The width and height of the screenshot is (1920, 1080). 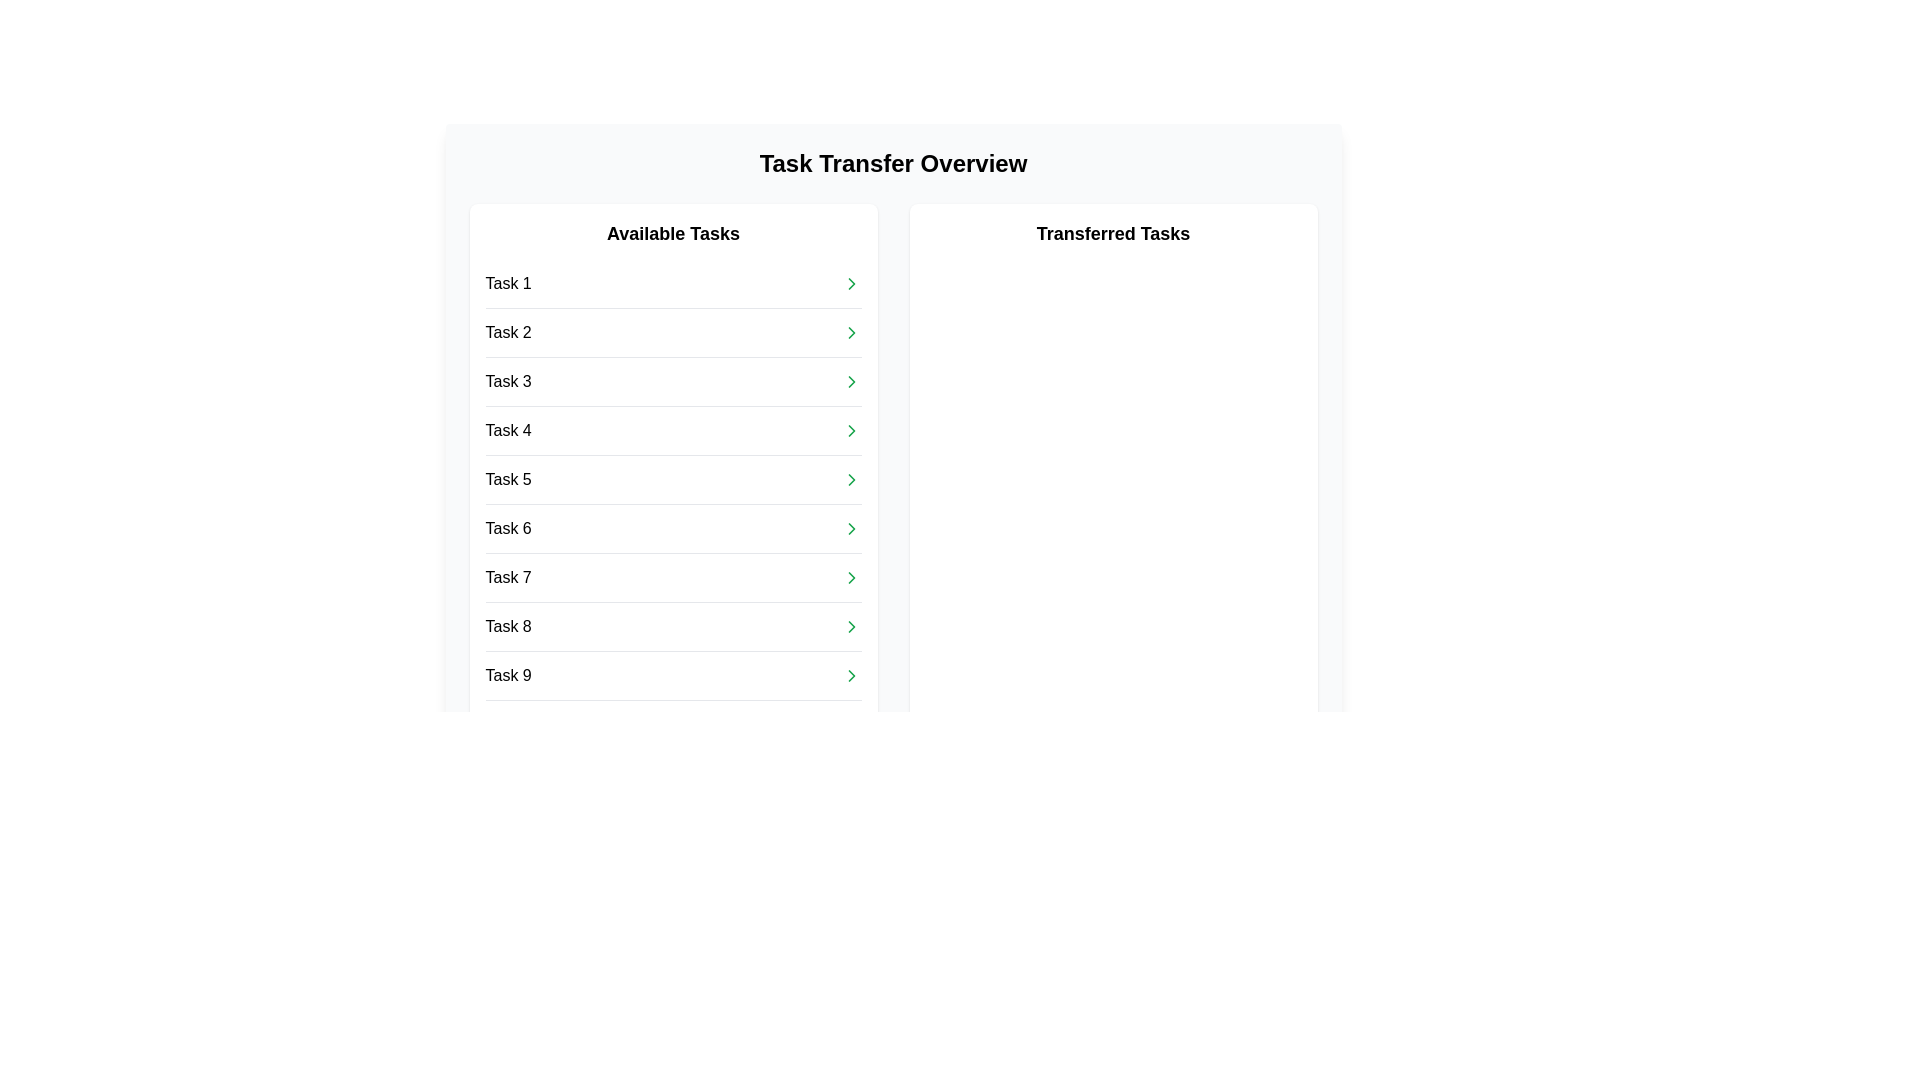 What do you see at coordinates (508, 331) in the screenshot?
I see `the second text label under the 'Available Tasks' header` at bounding box center [508, 331].